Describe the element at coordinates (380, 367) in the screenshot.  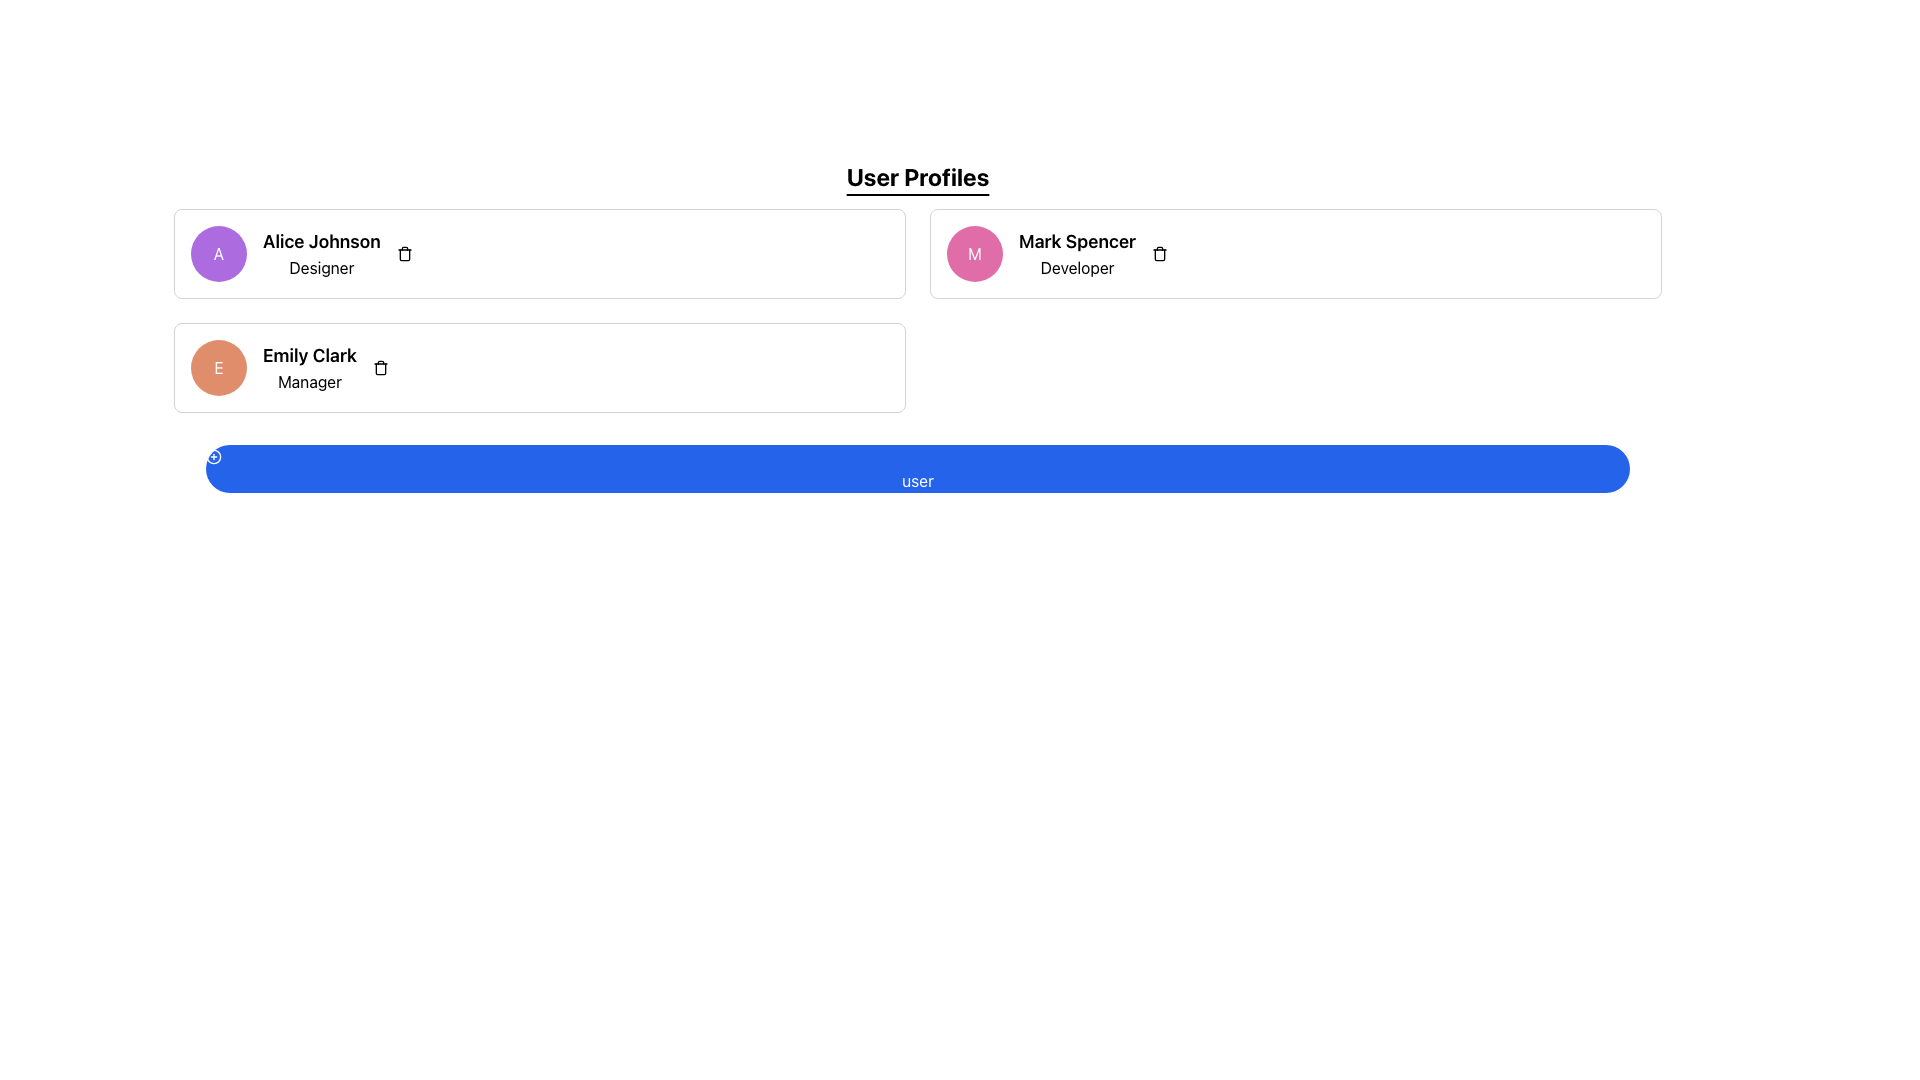
I see `the trash can button located to the right of 'Emily Clark, Manager'` at that location.